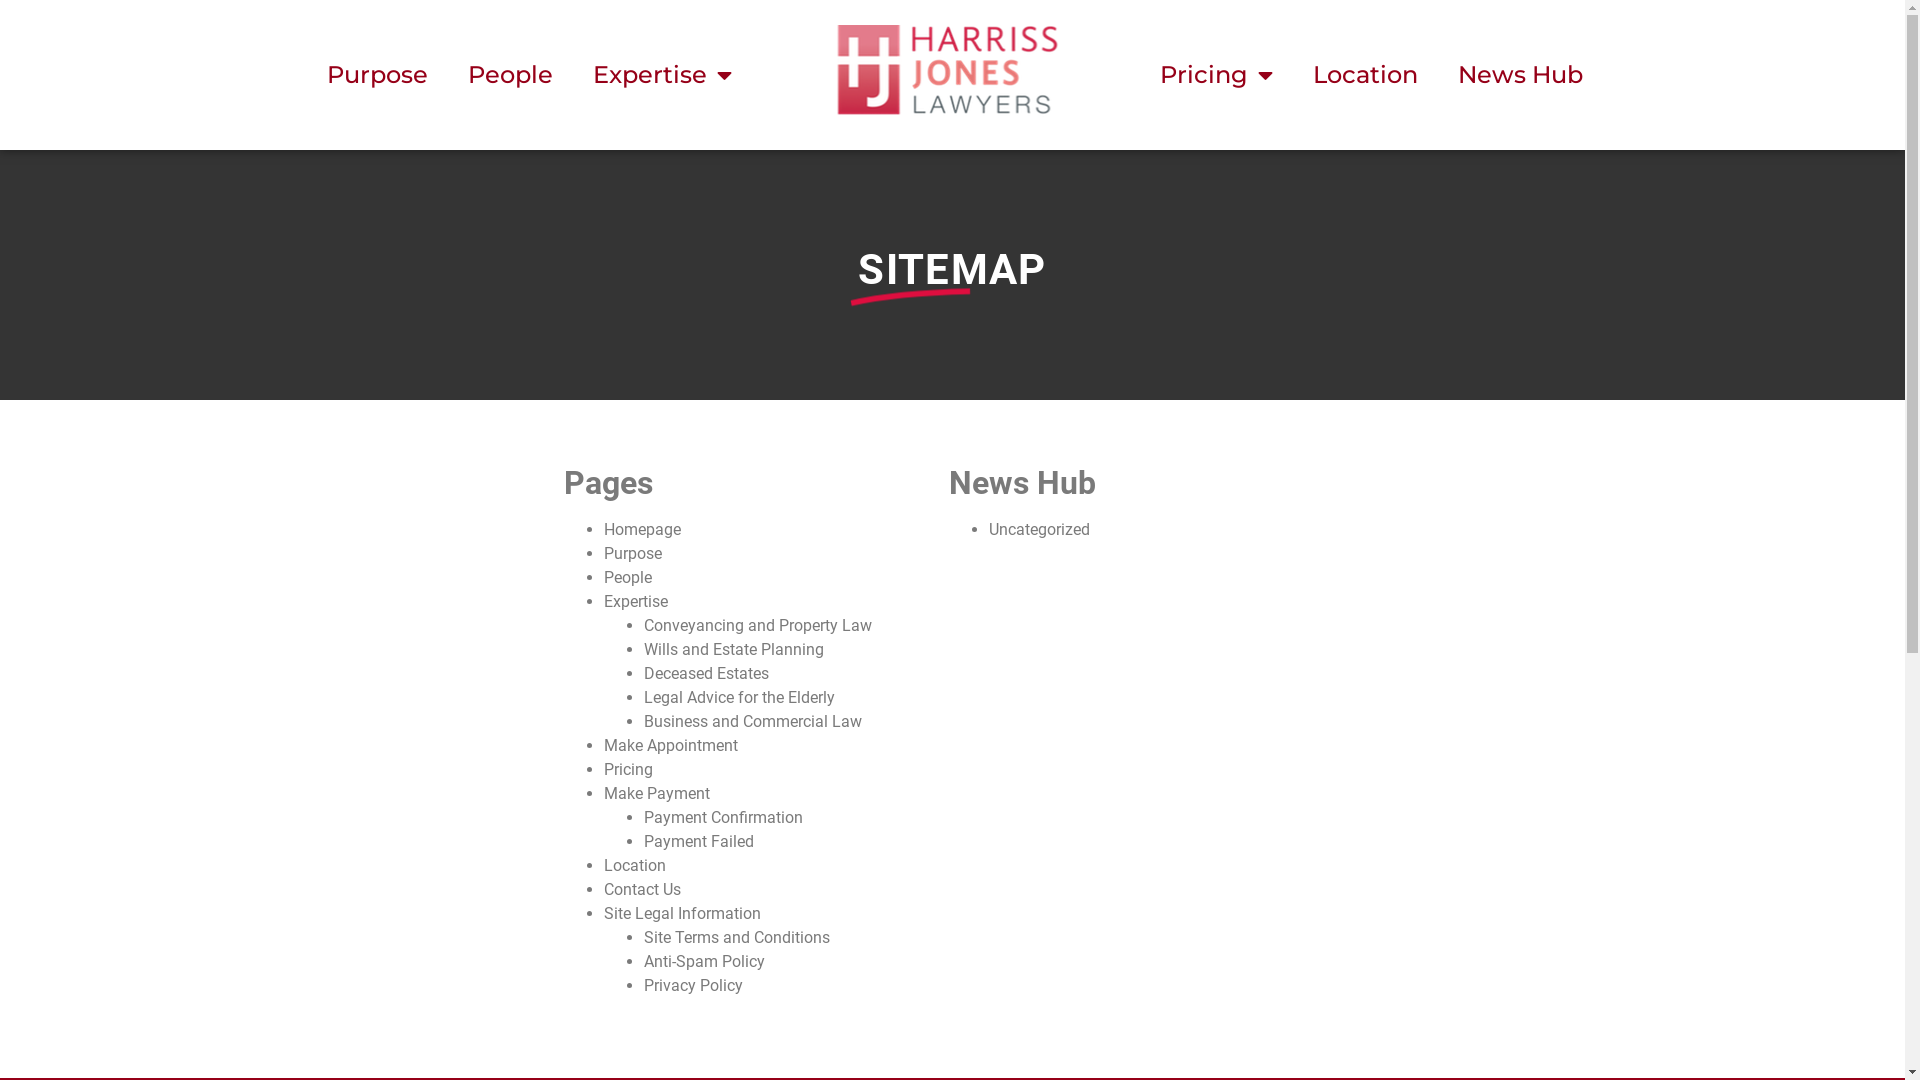 This screenshot has height=1080, width=1920. What do you see at coordinates (634, 600) in the screenshot?
I see `'Expertise'` at bounding box center [634, 600].